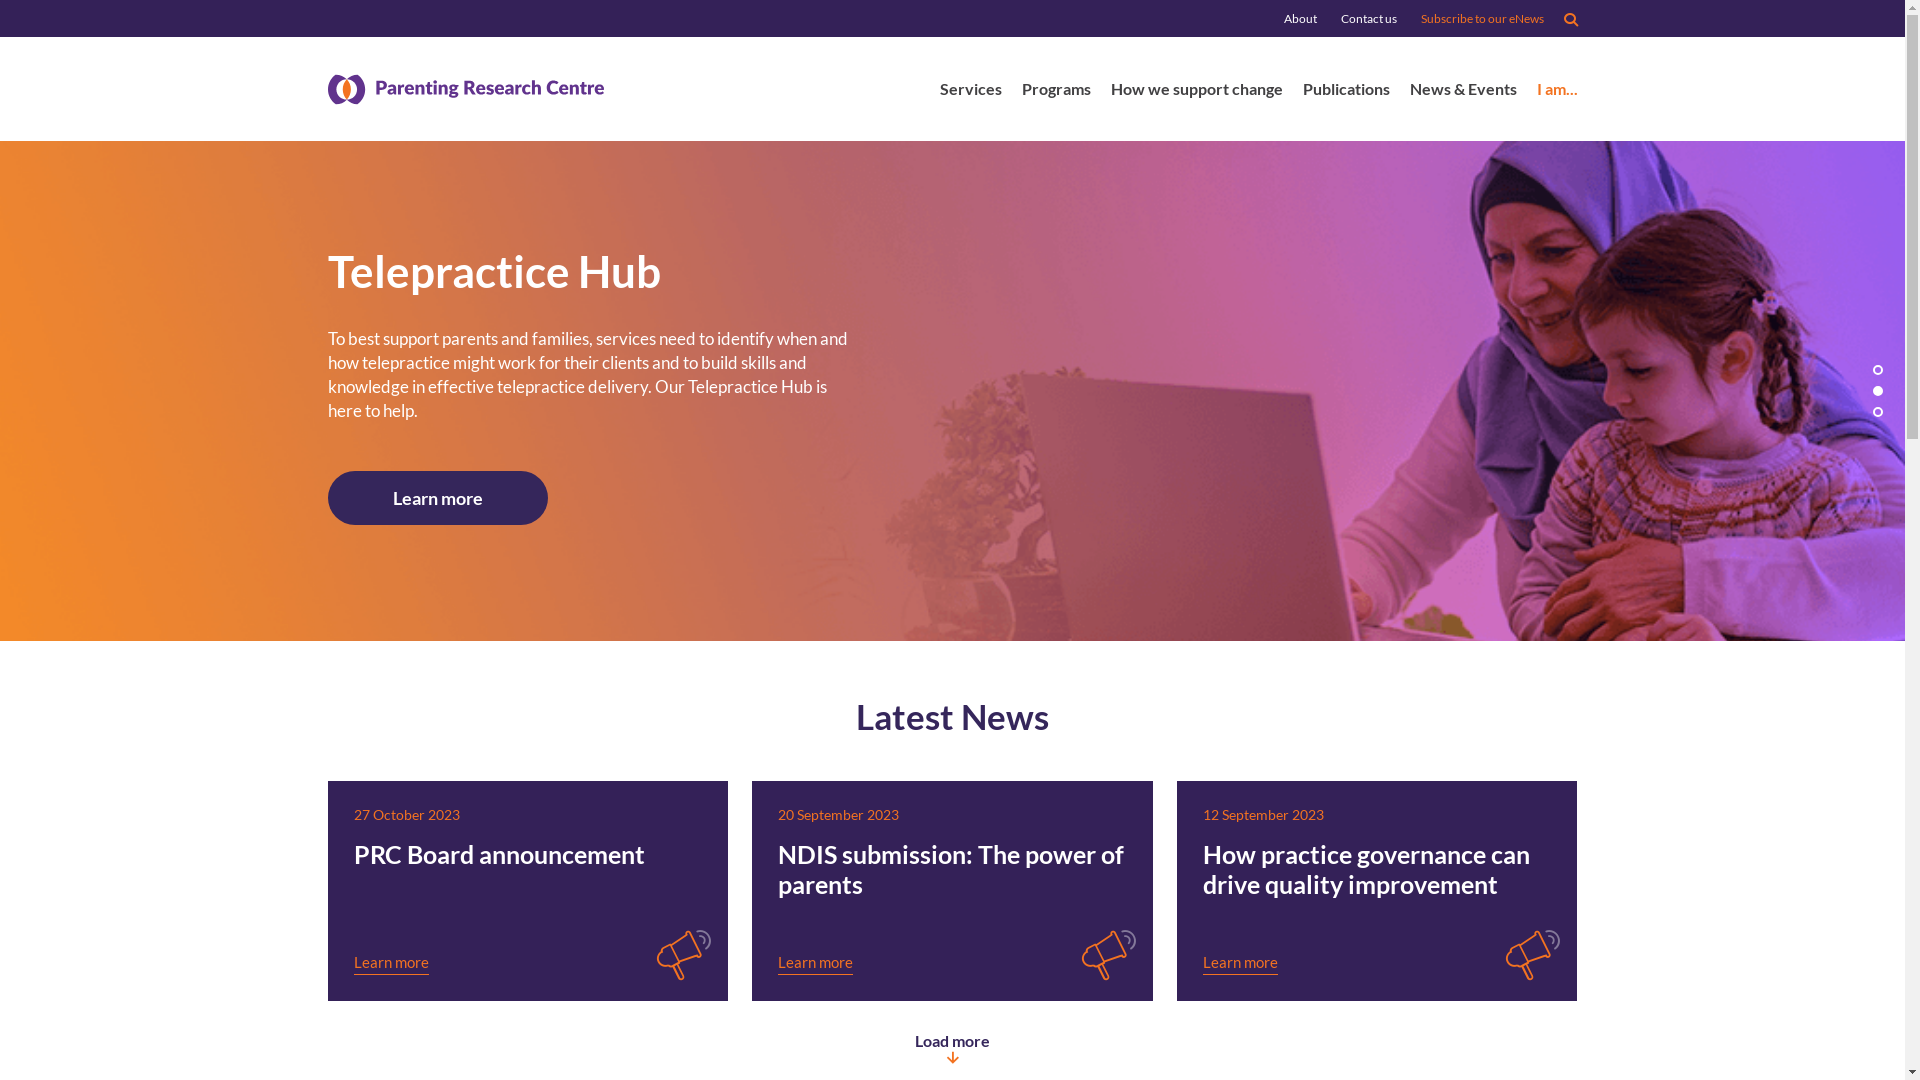 This screenshot has height=1080, width=1920. Describe the element at coordinates (1367, 18) in the screenshot. I see `'Contact us'` at that location.